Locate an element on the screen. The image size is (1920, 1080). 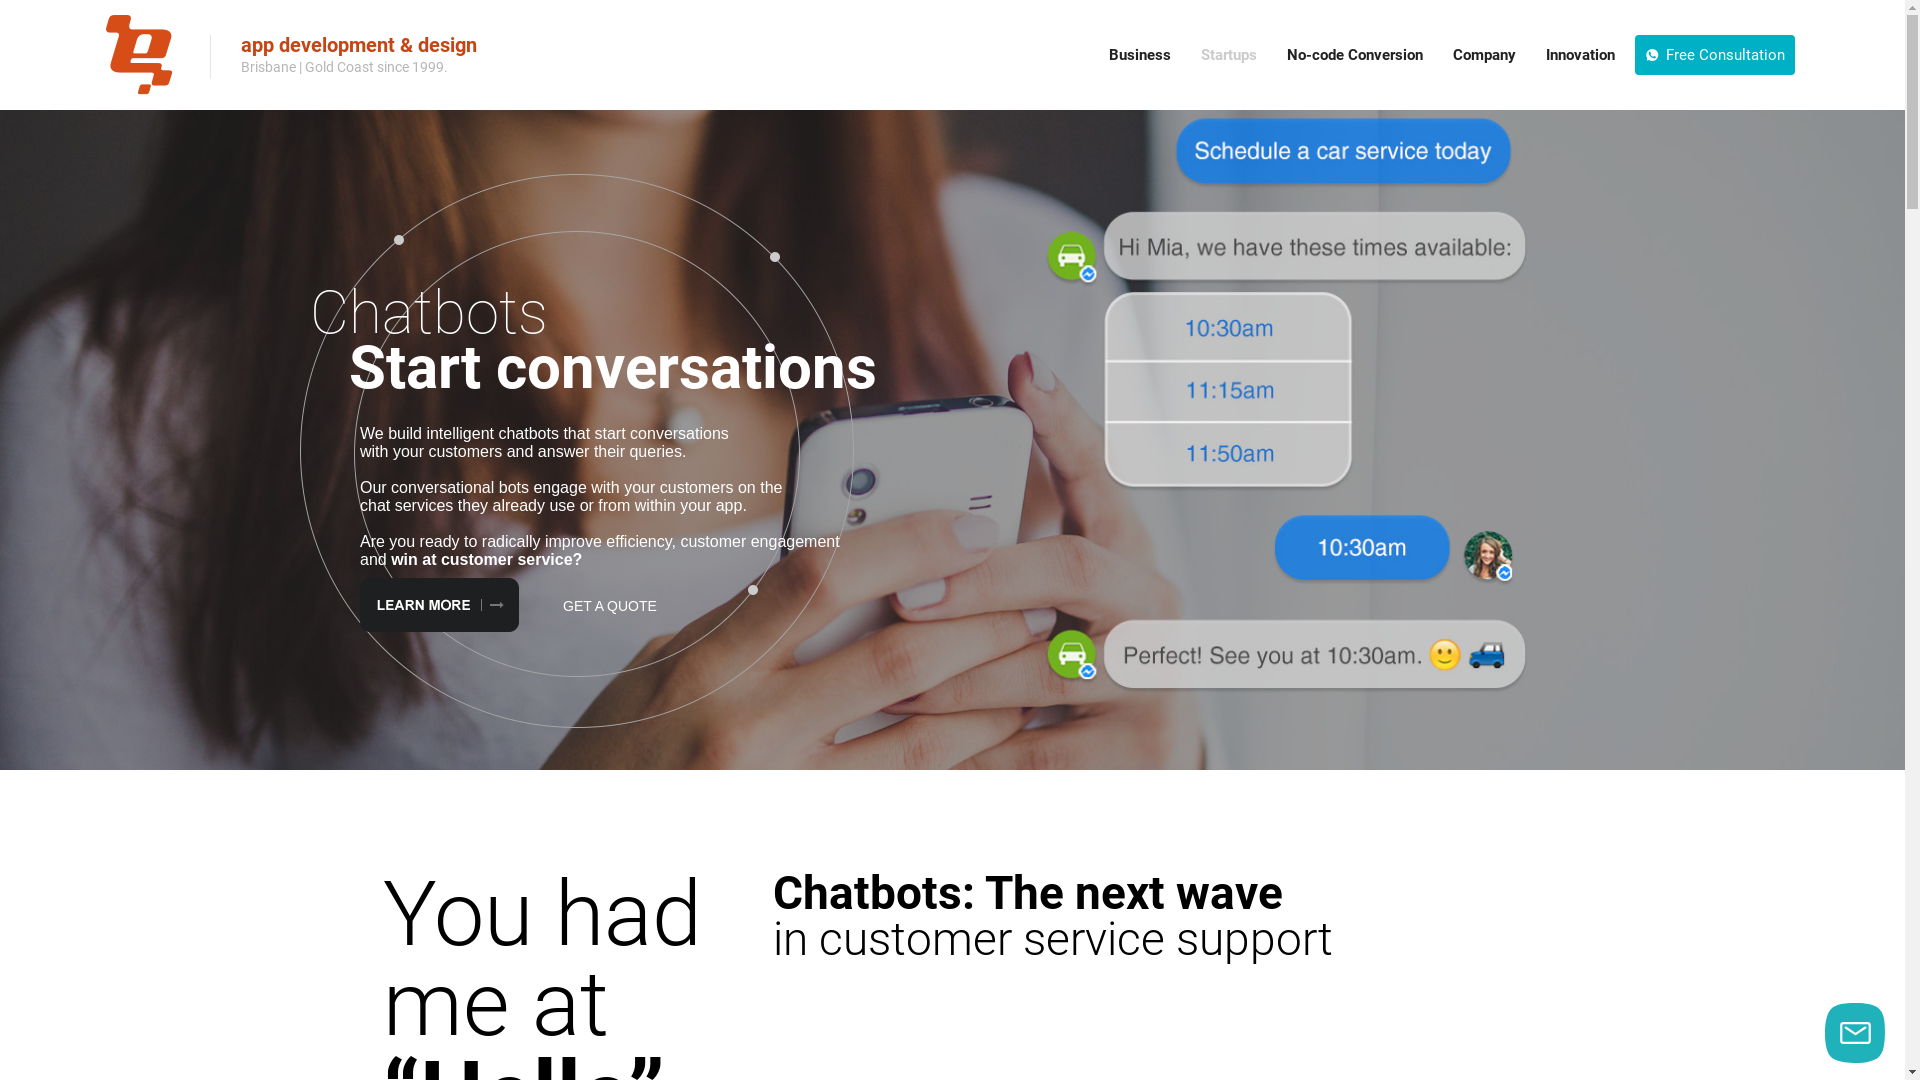
'Innovation' is located at coordinates (1579, 53).